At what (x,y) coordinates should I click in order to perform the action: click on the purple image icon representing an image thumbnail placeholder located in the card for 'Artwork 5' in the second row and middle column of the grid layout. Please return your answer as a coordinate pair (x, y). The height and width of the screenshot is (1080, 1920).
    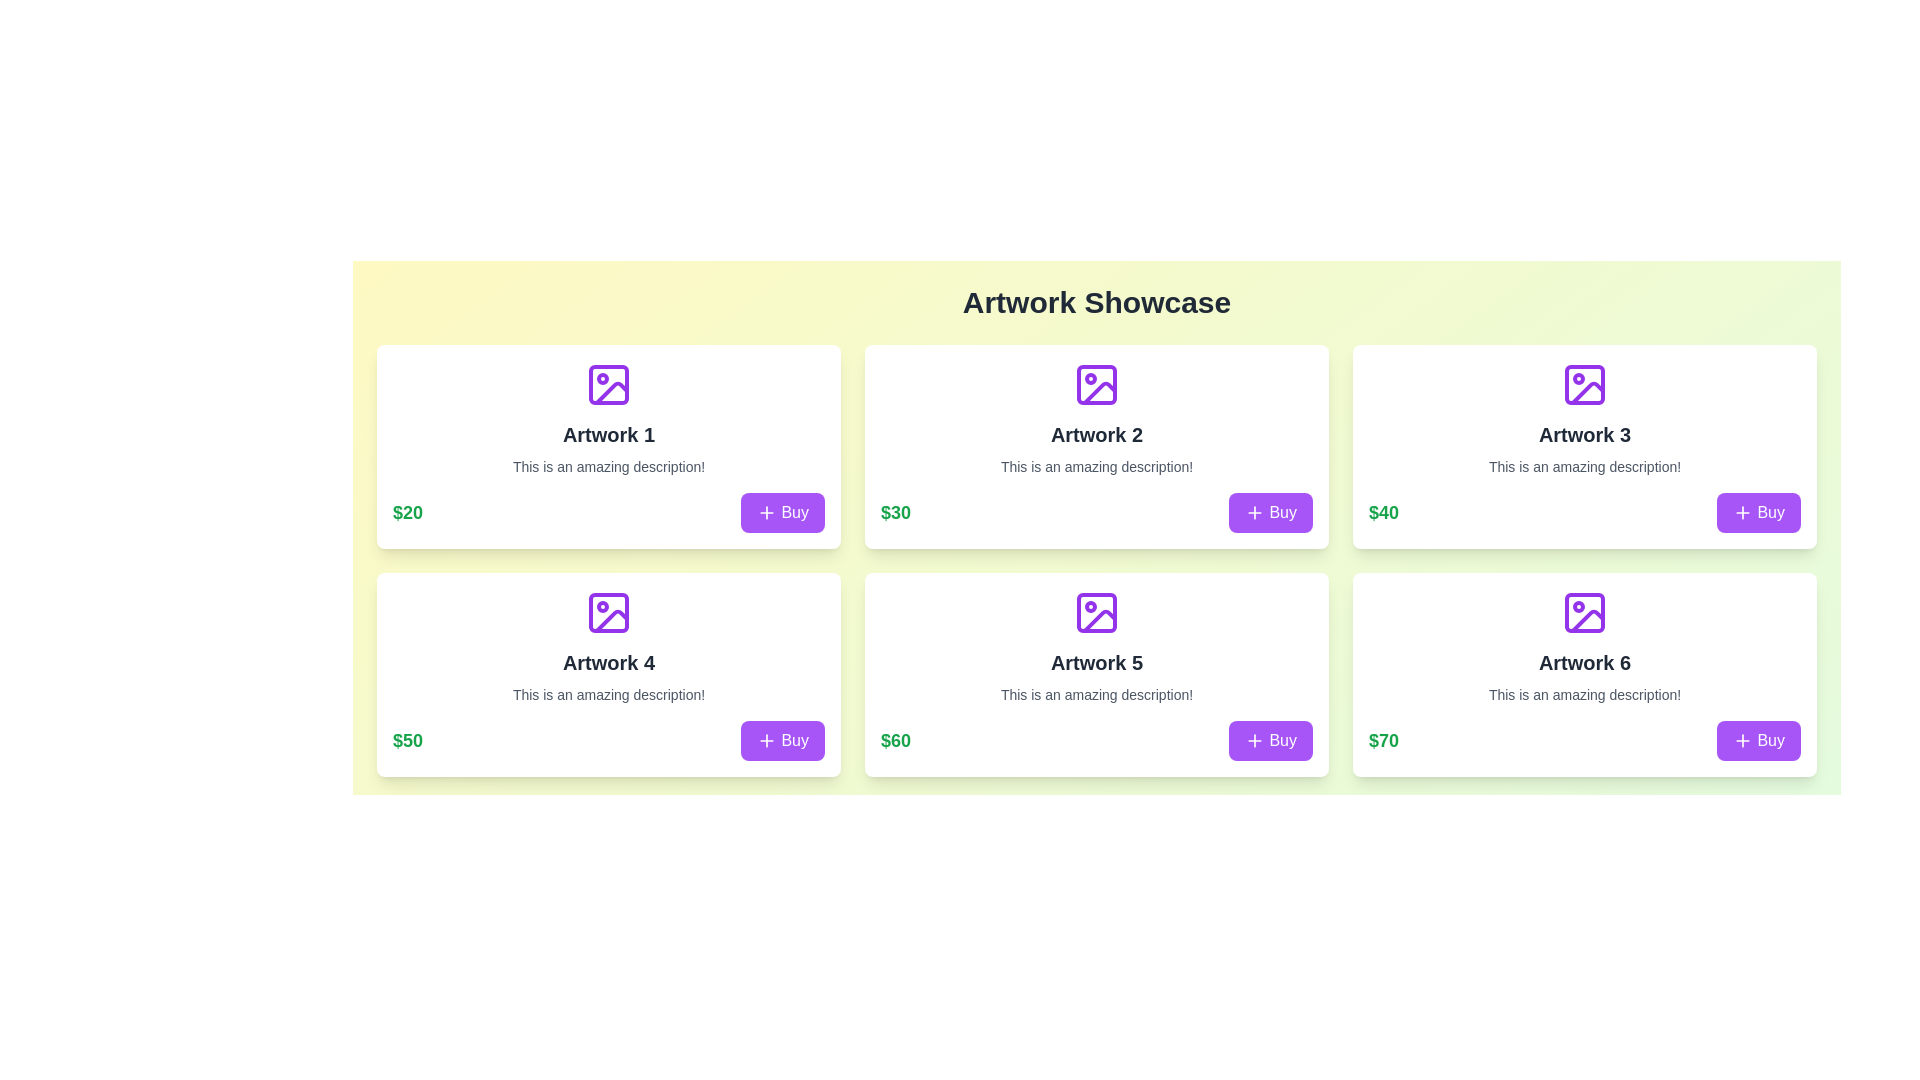
    Looking at the image, I should click on (1096, 612).